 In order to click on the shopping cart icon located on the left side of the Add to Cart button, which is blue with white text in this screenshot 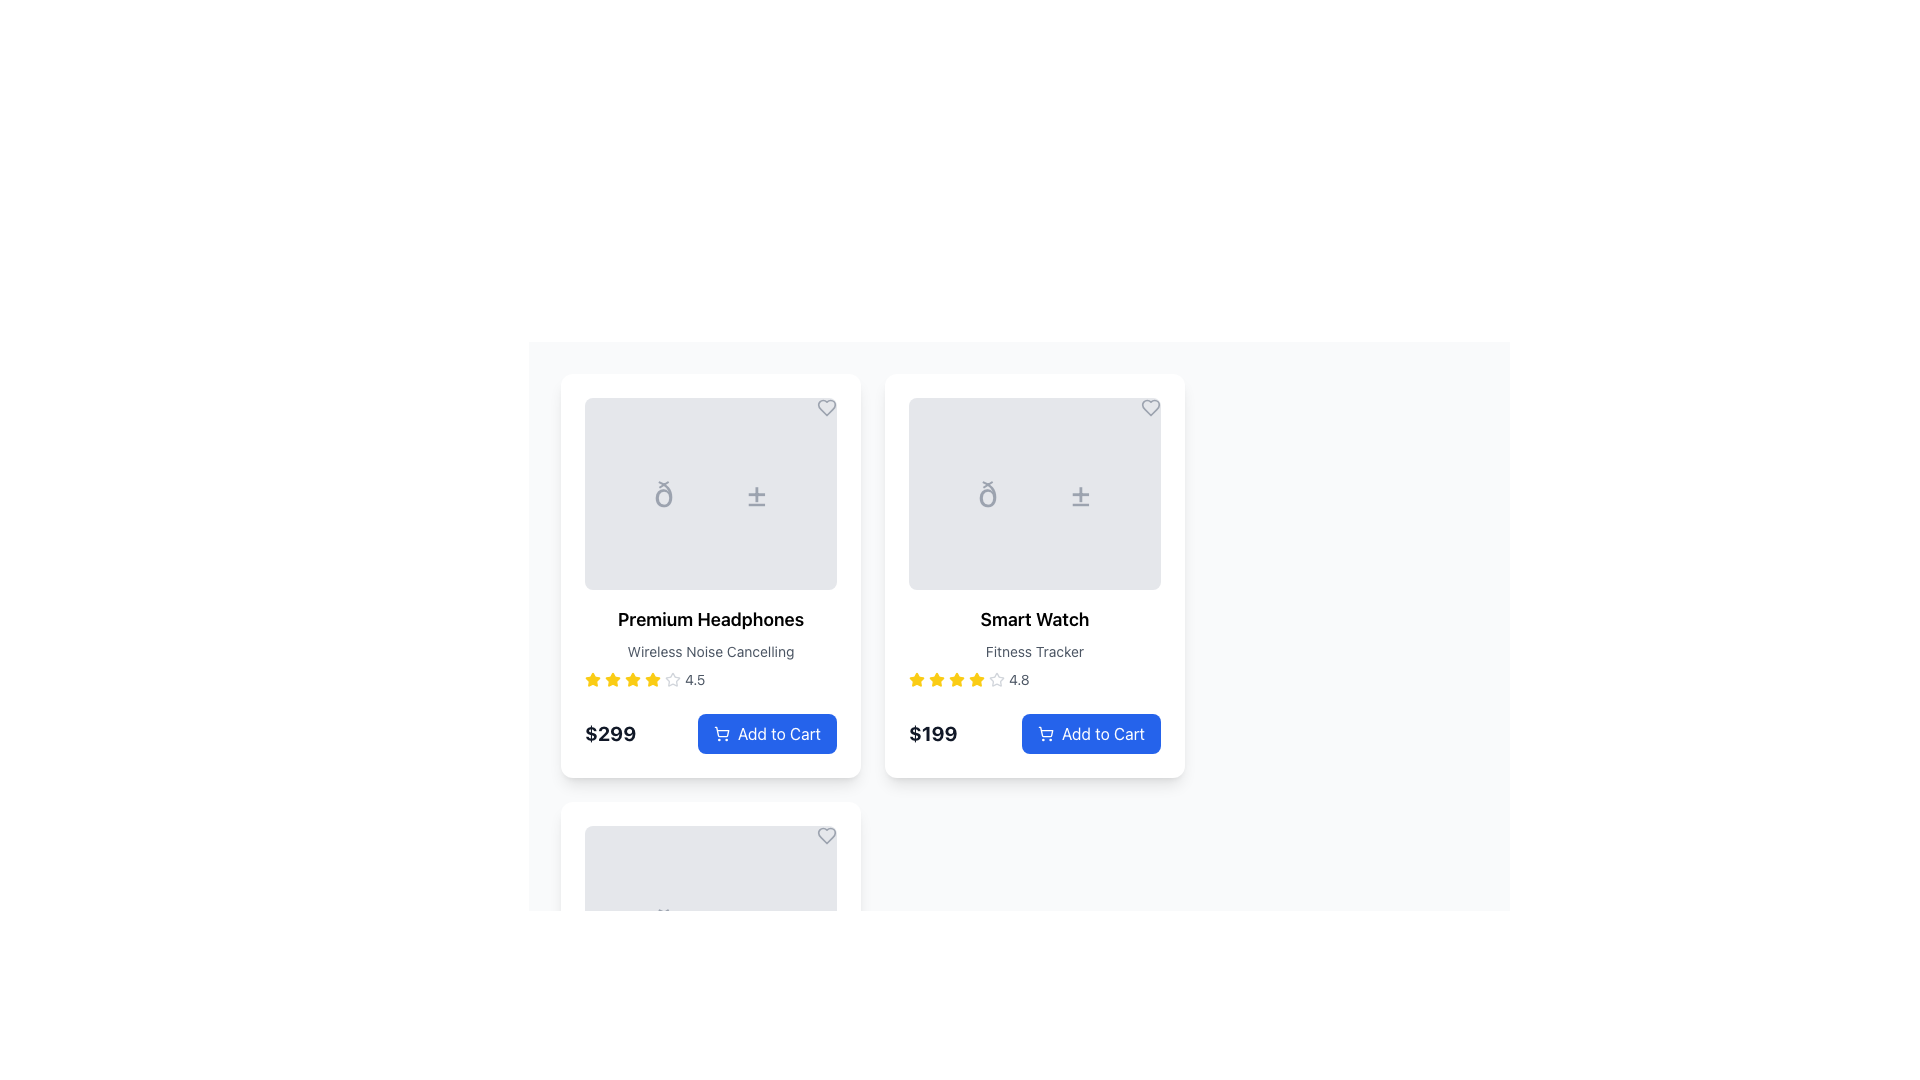, I will do `click(720, 733)`.